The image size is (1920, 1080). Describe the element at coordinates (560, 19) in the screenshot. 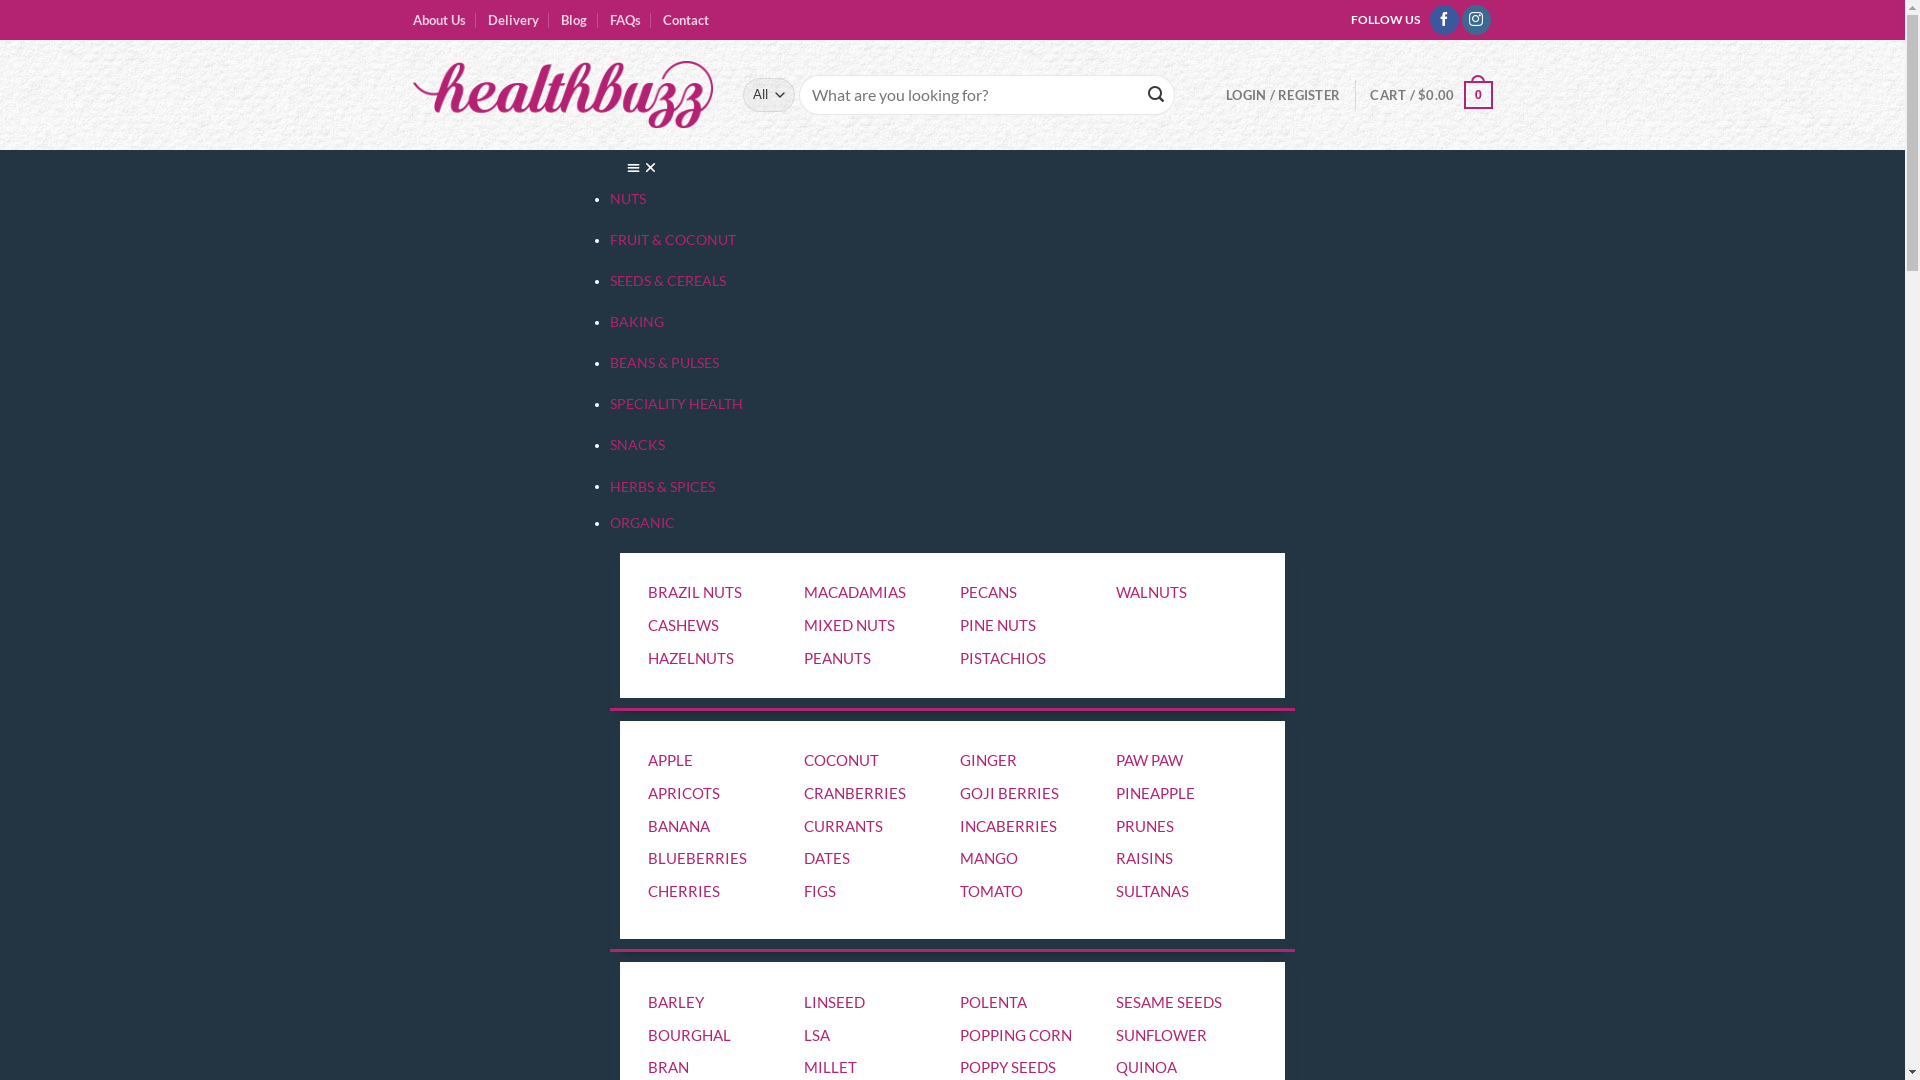

I see `'Blog'` at that location.